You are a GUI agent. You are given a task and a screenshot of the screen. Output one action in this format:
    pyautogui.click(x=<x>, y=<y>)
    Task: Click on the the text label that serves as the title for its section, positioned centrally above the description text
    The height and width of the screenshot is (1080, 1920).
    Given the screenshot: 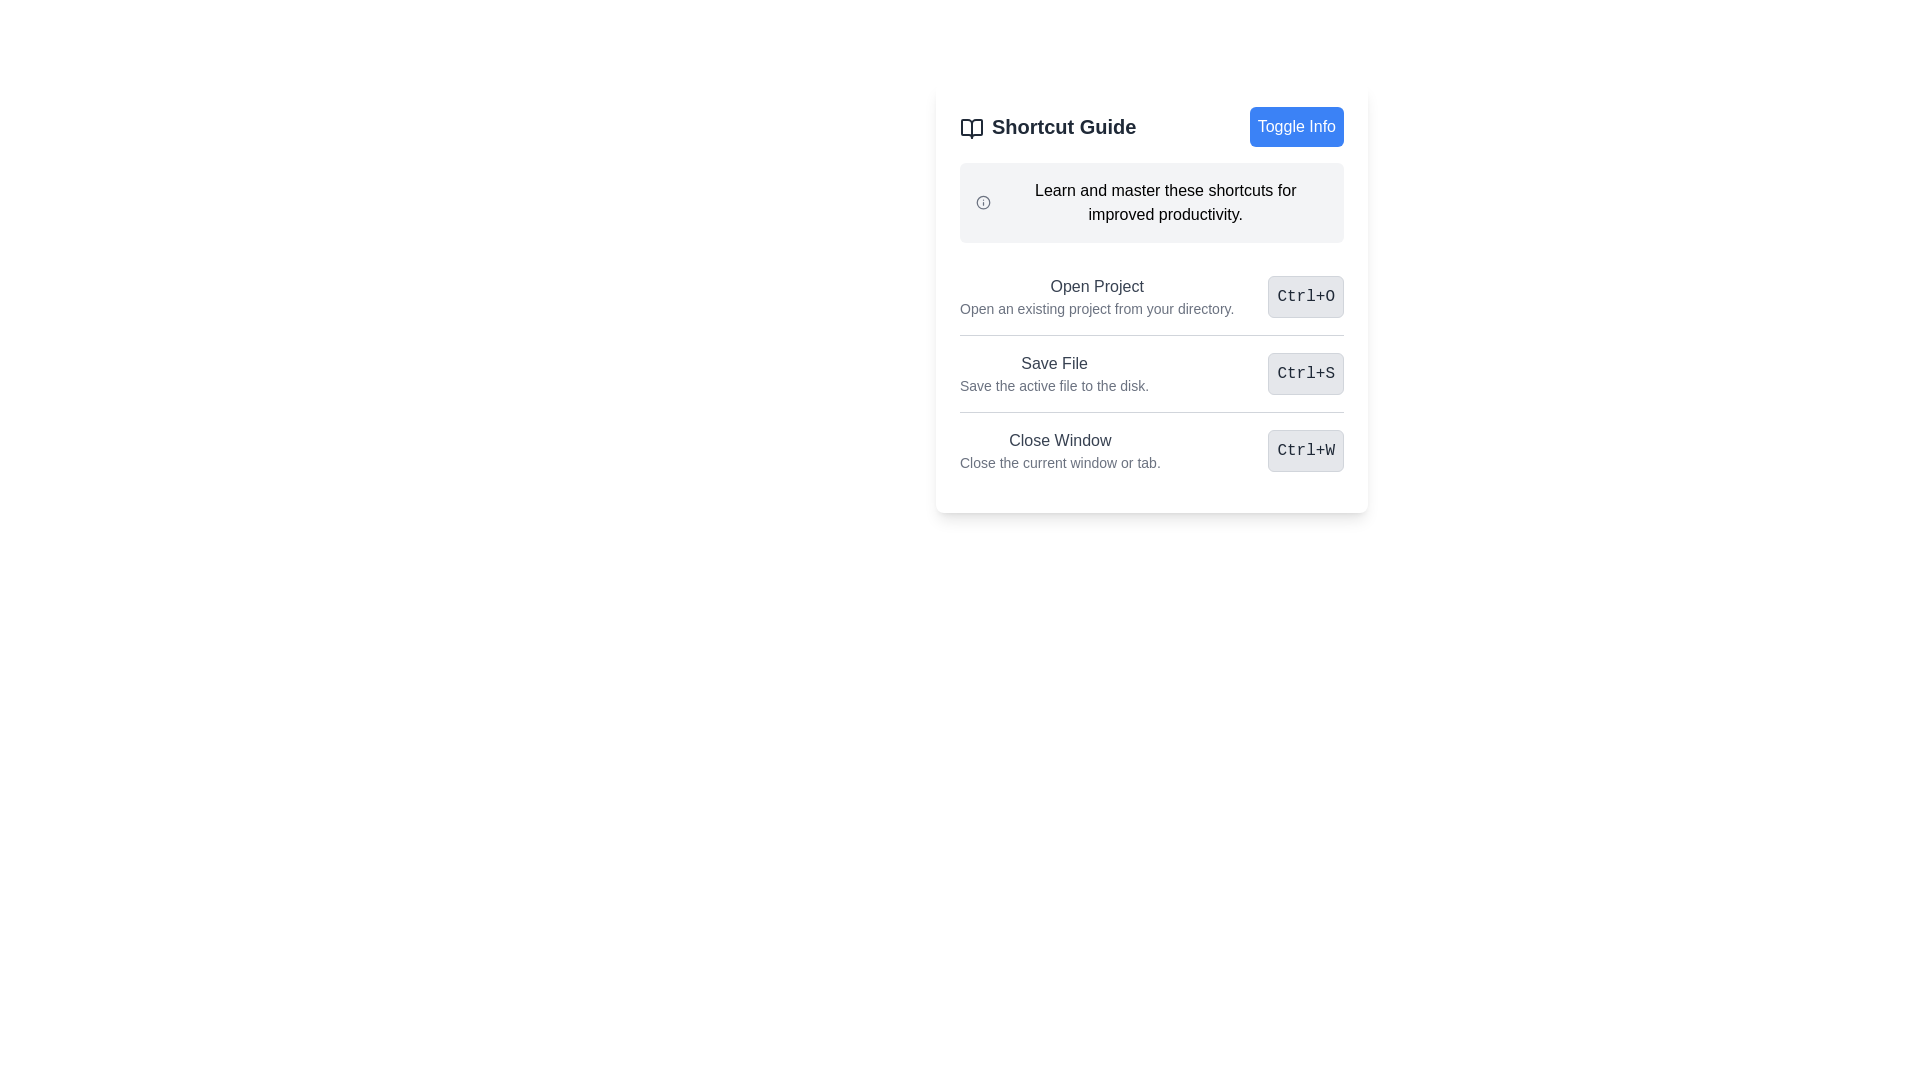 What is the action you would take?
    pyautogui.click(x=1096, y=286)
    